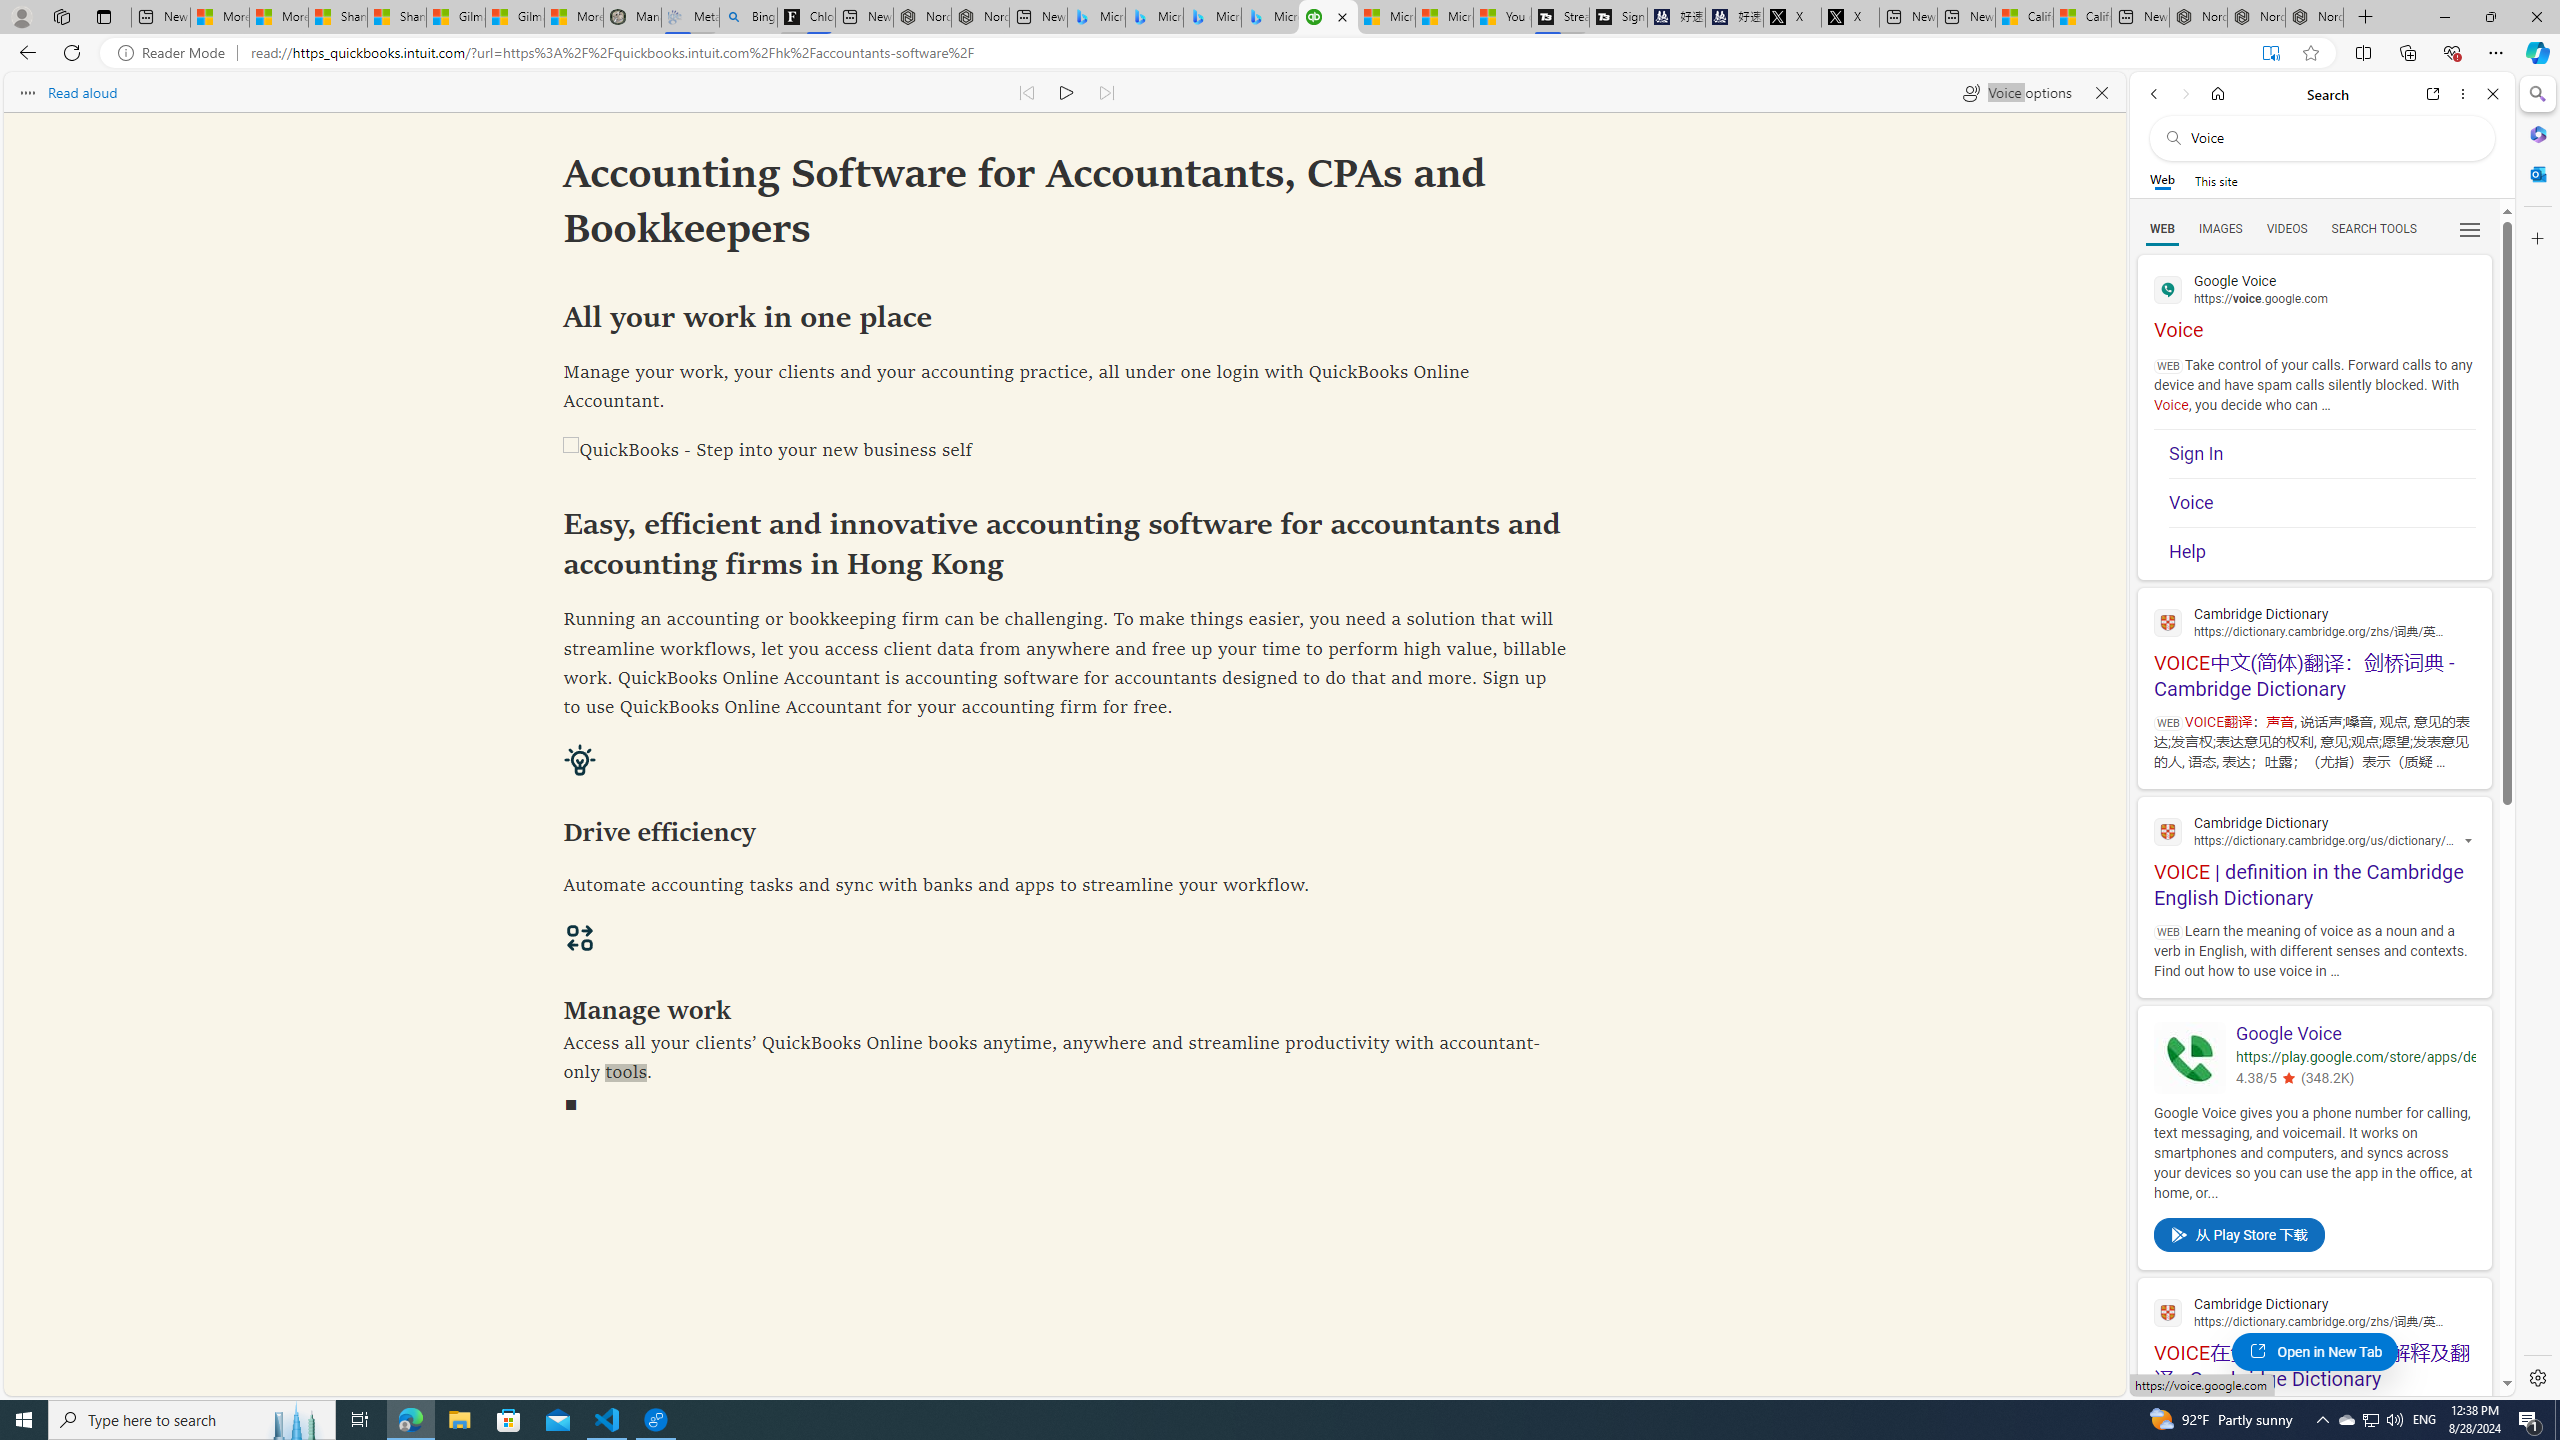  I want to click on 'Global web icon', so click(2168, 1311).